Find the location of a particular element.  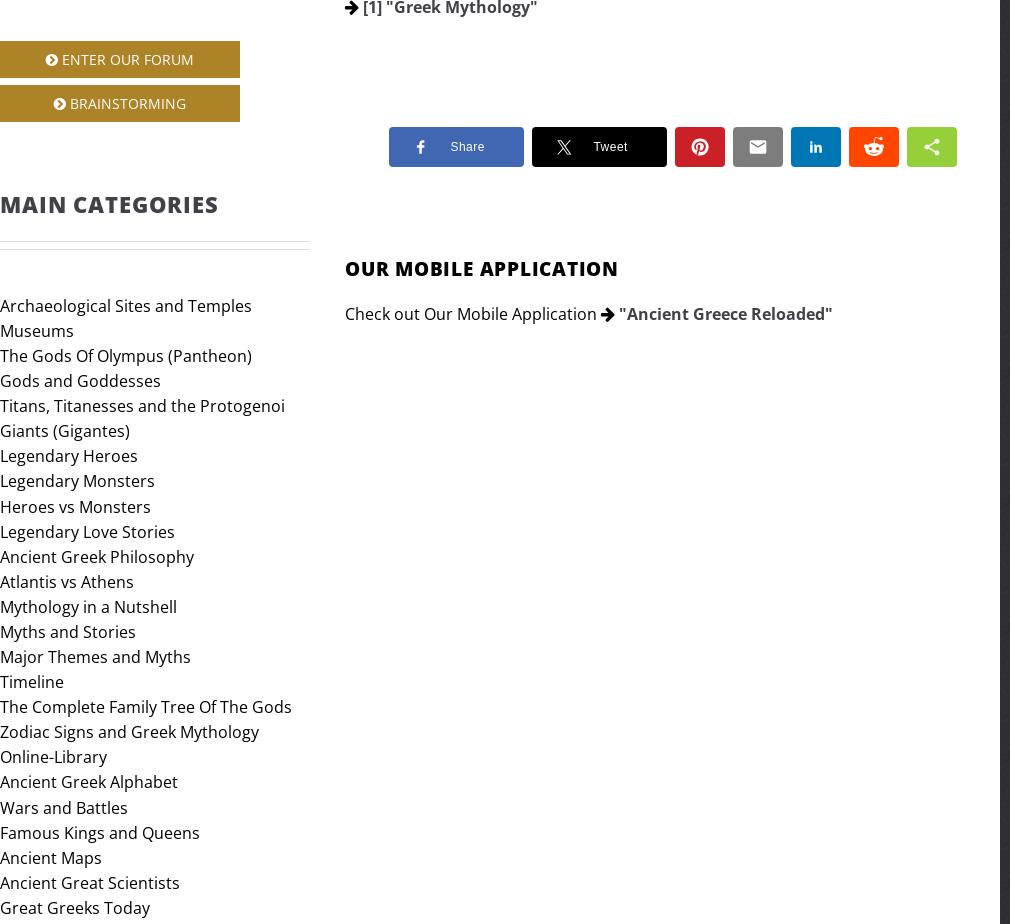

'Our Mobile Application' is located at coordinates (481, 268).